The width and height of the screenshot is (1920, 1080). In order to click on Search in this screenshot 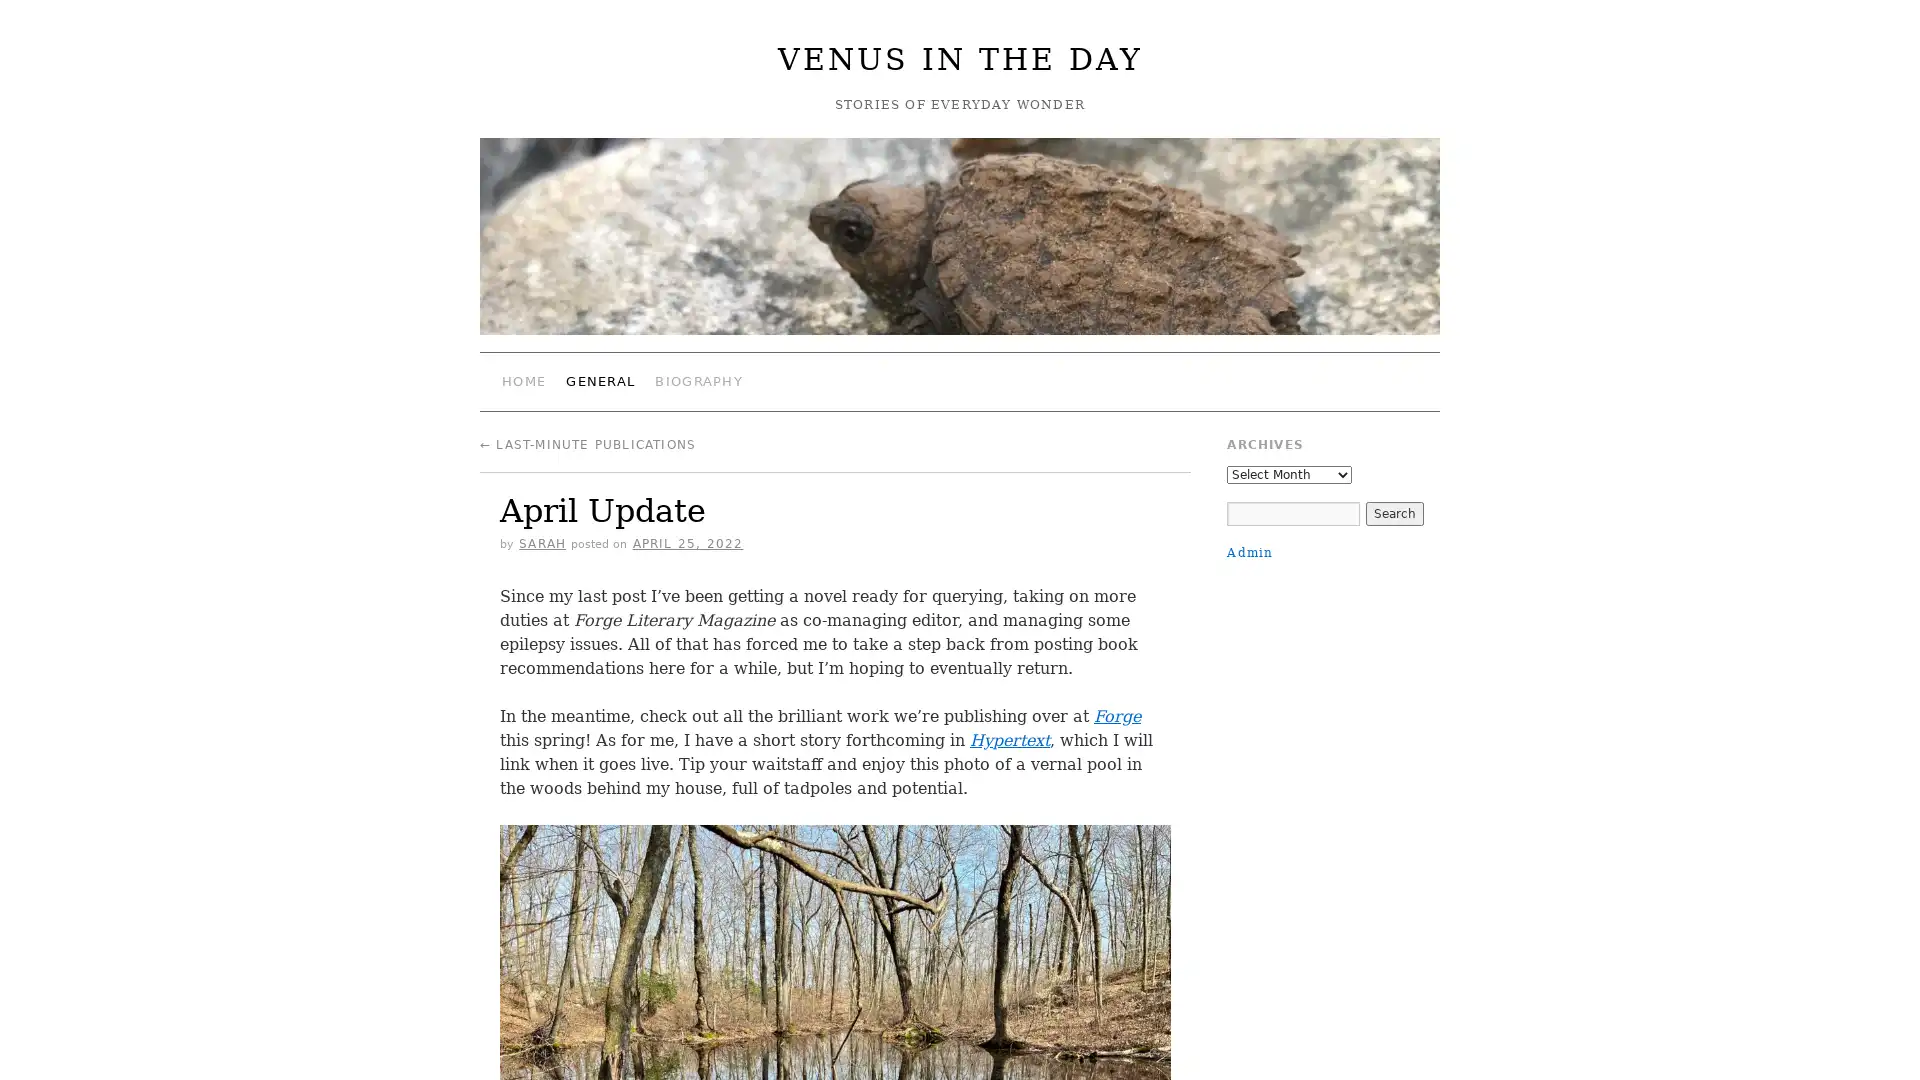, I will do `click(1392, 512)`.